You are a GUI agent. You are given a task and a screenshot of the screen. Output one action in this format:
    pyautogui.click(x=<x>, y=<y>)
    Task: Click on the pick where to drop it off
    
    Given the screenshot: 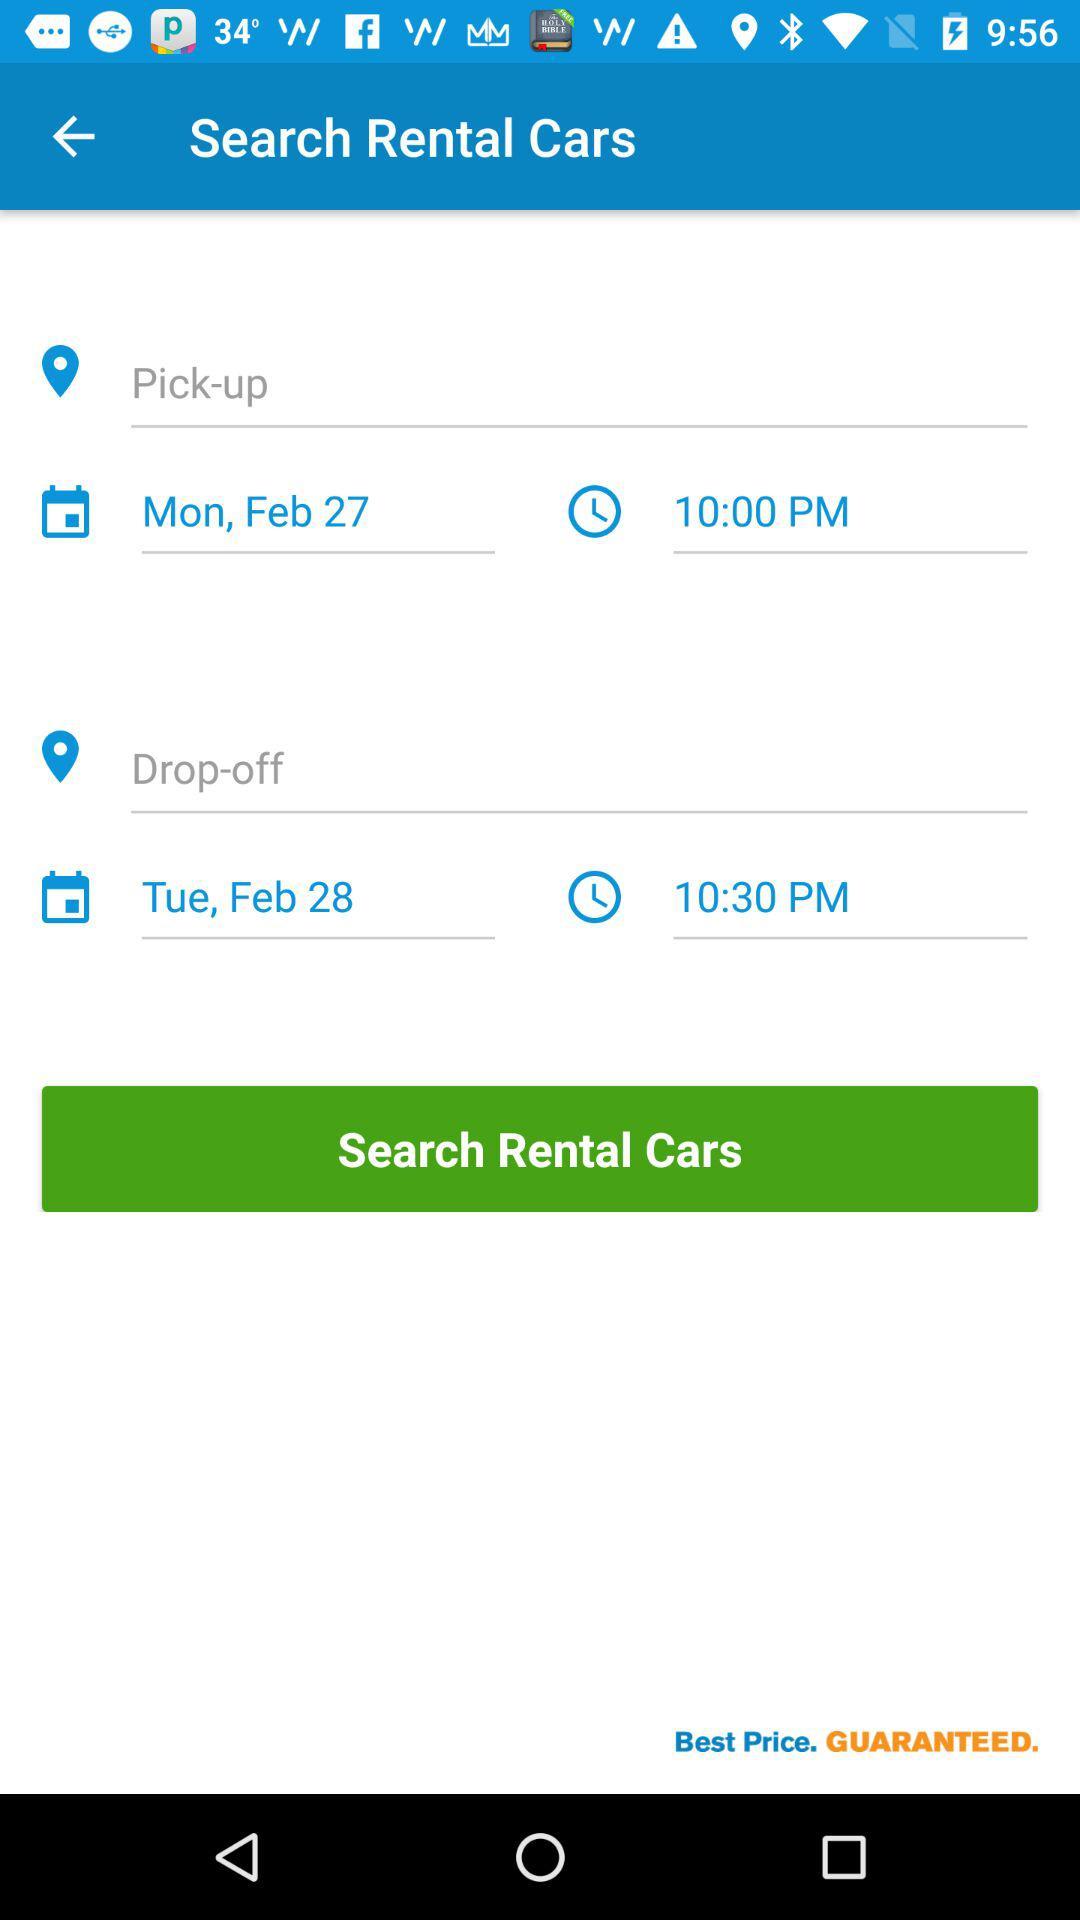 What is the action you would take?
    pyautogui.click(x=579, y=770)
    